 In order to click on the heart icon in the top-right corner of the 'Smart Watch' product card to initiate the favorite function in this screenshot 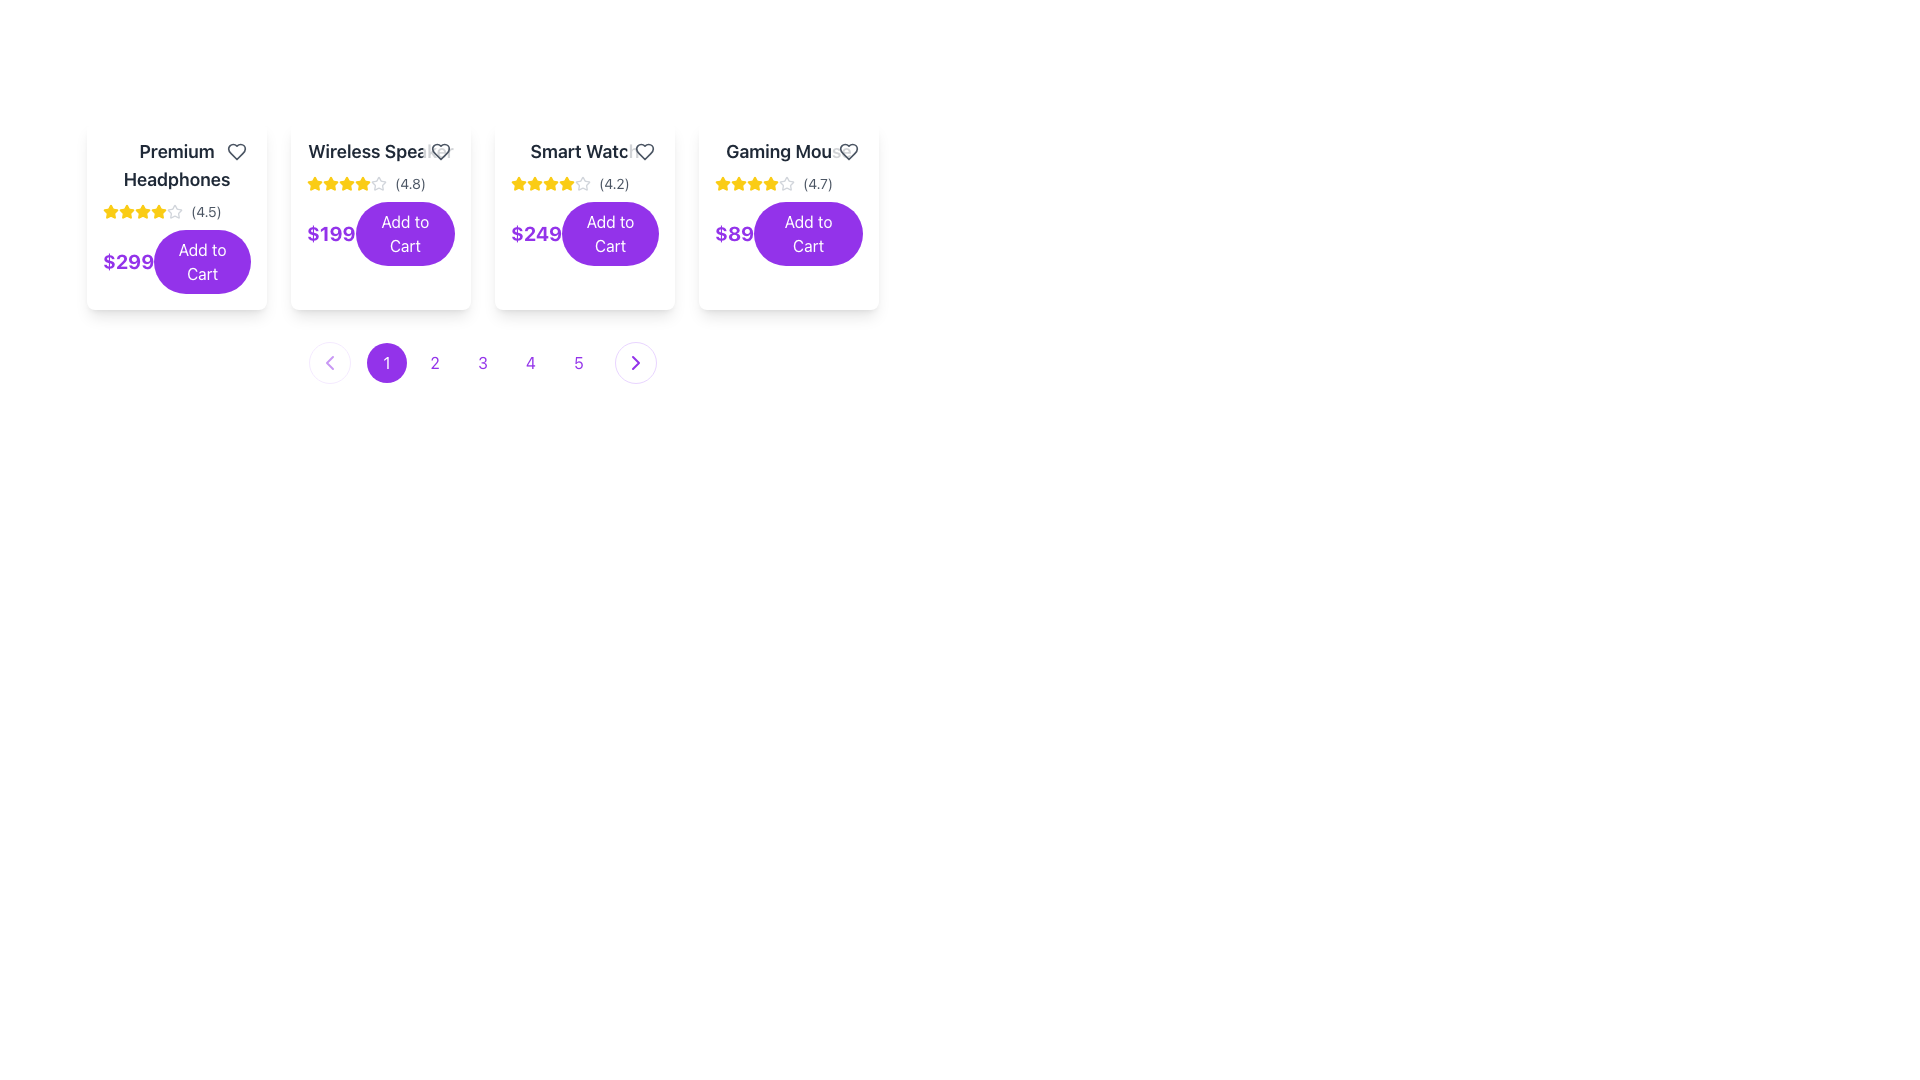, I will do `click(644, 150)`.